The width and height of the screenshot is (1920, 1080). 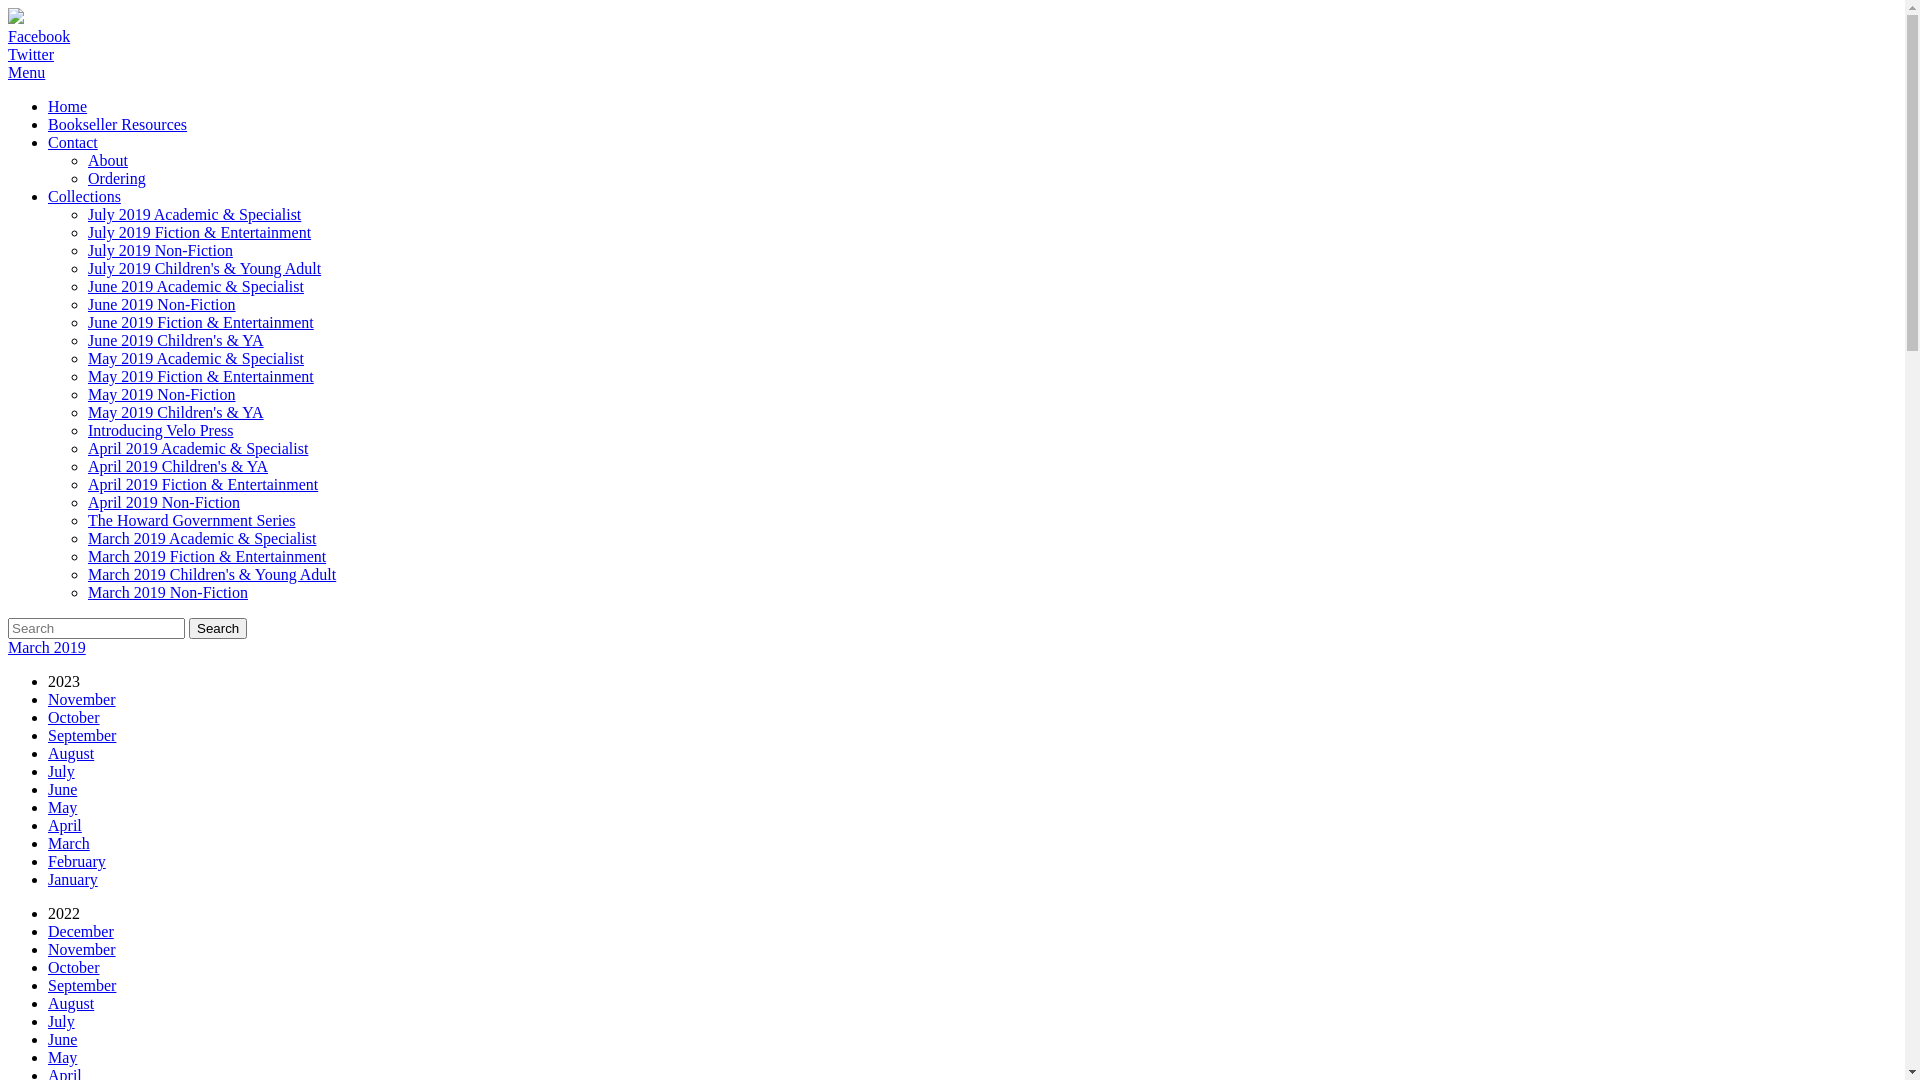 I want to click on 'October', so click(x=48, y=716).